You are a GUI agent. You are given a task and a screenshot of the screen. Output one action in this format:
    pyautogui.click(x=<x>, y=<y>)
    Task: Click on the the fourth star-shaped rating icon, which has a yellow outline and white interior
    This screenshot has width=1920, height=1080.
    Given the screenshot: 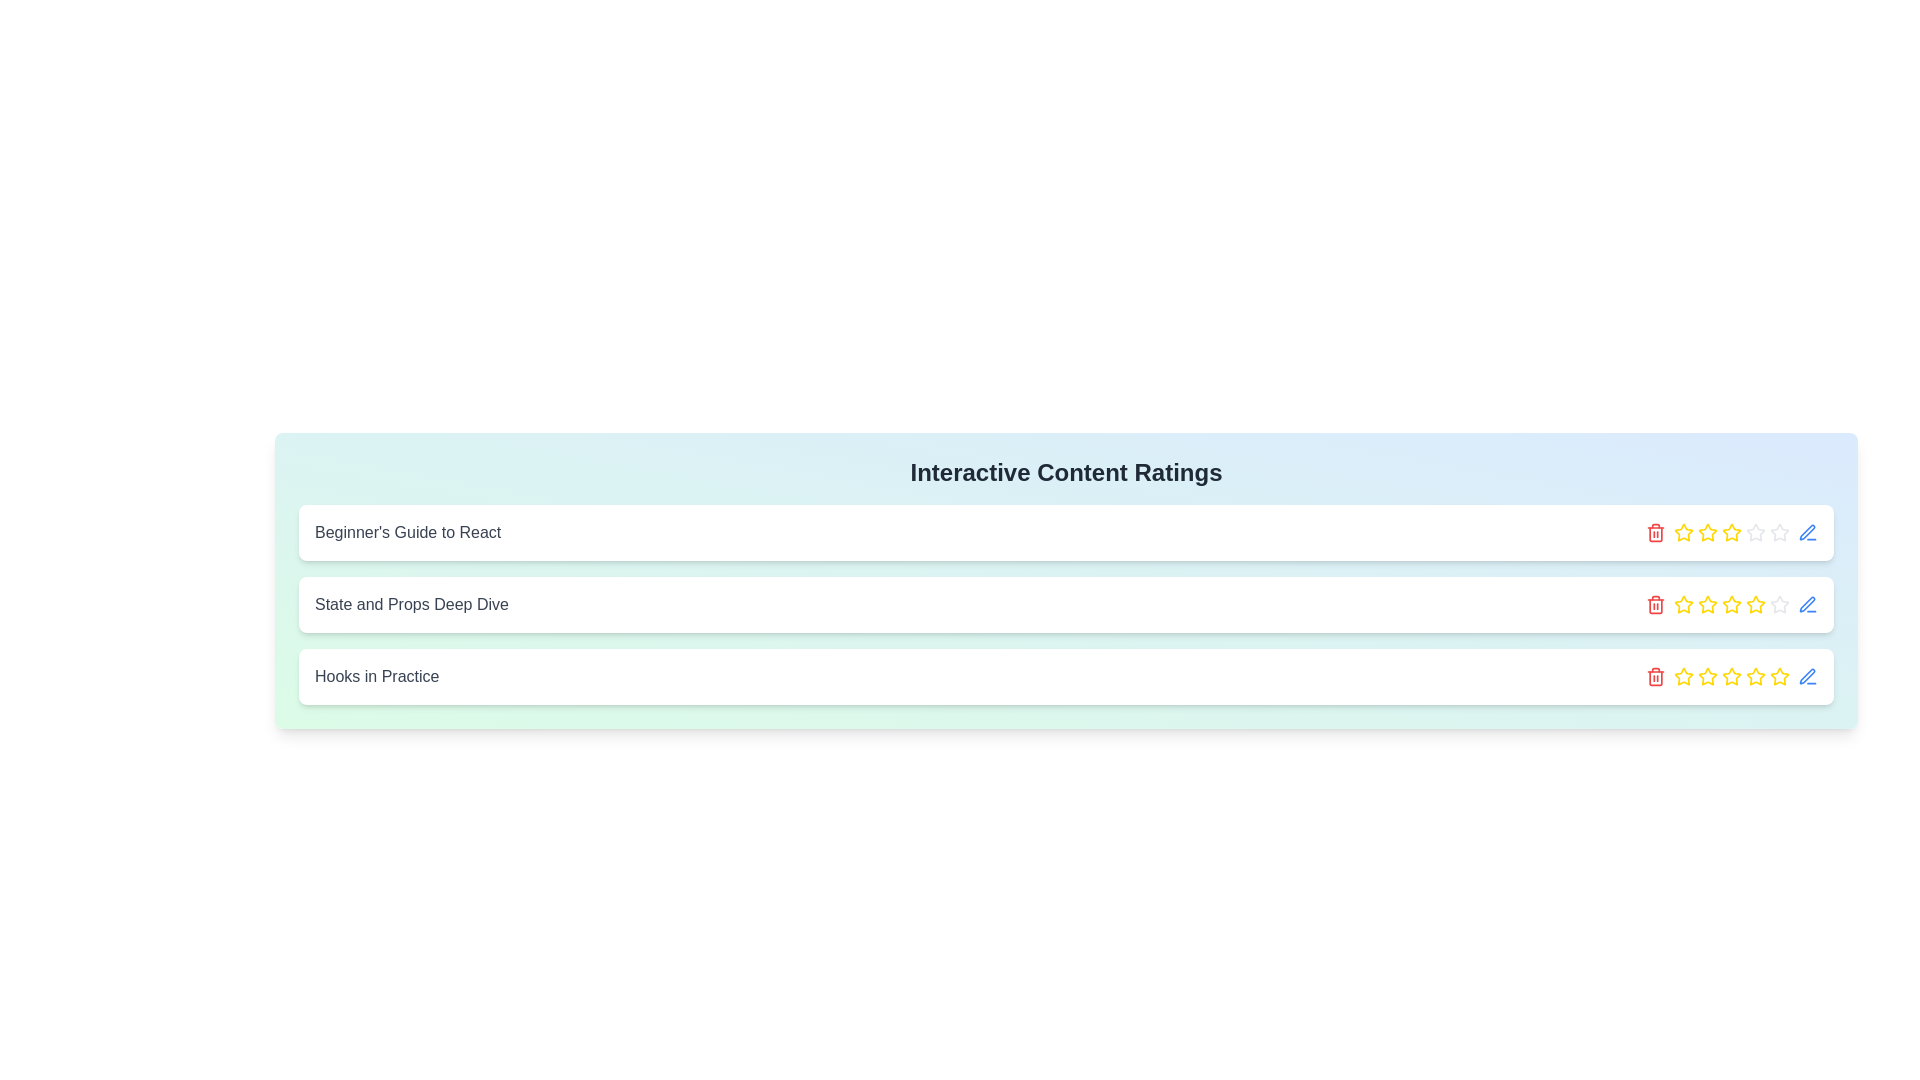 What is the action you would take?
    pyautogui.click(x=1780, y=676)
    